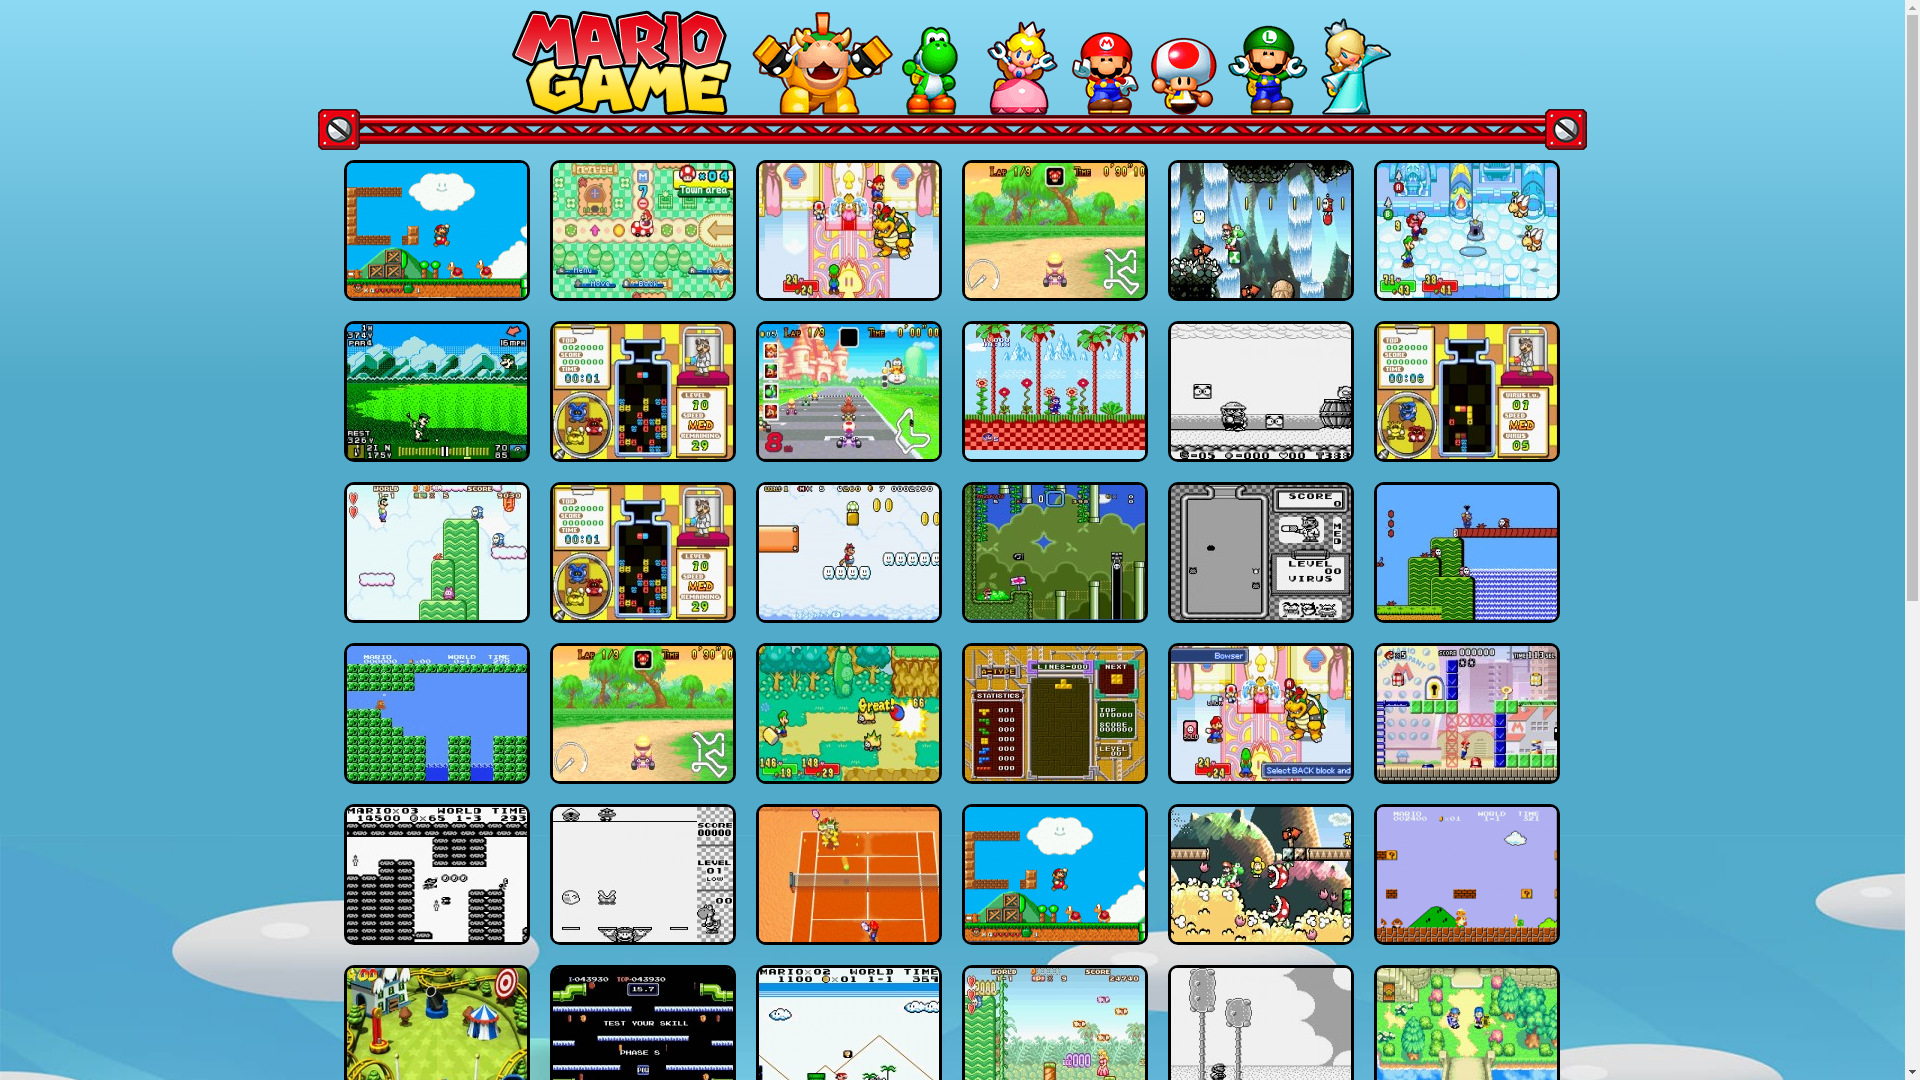 This screenshot has width=1920, height=1080. Describe the element at coordinates (435, 710) in the screenshot. I see `'Cyborg Mario'` at that location.